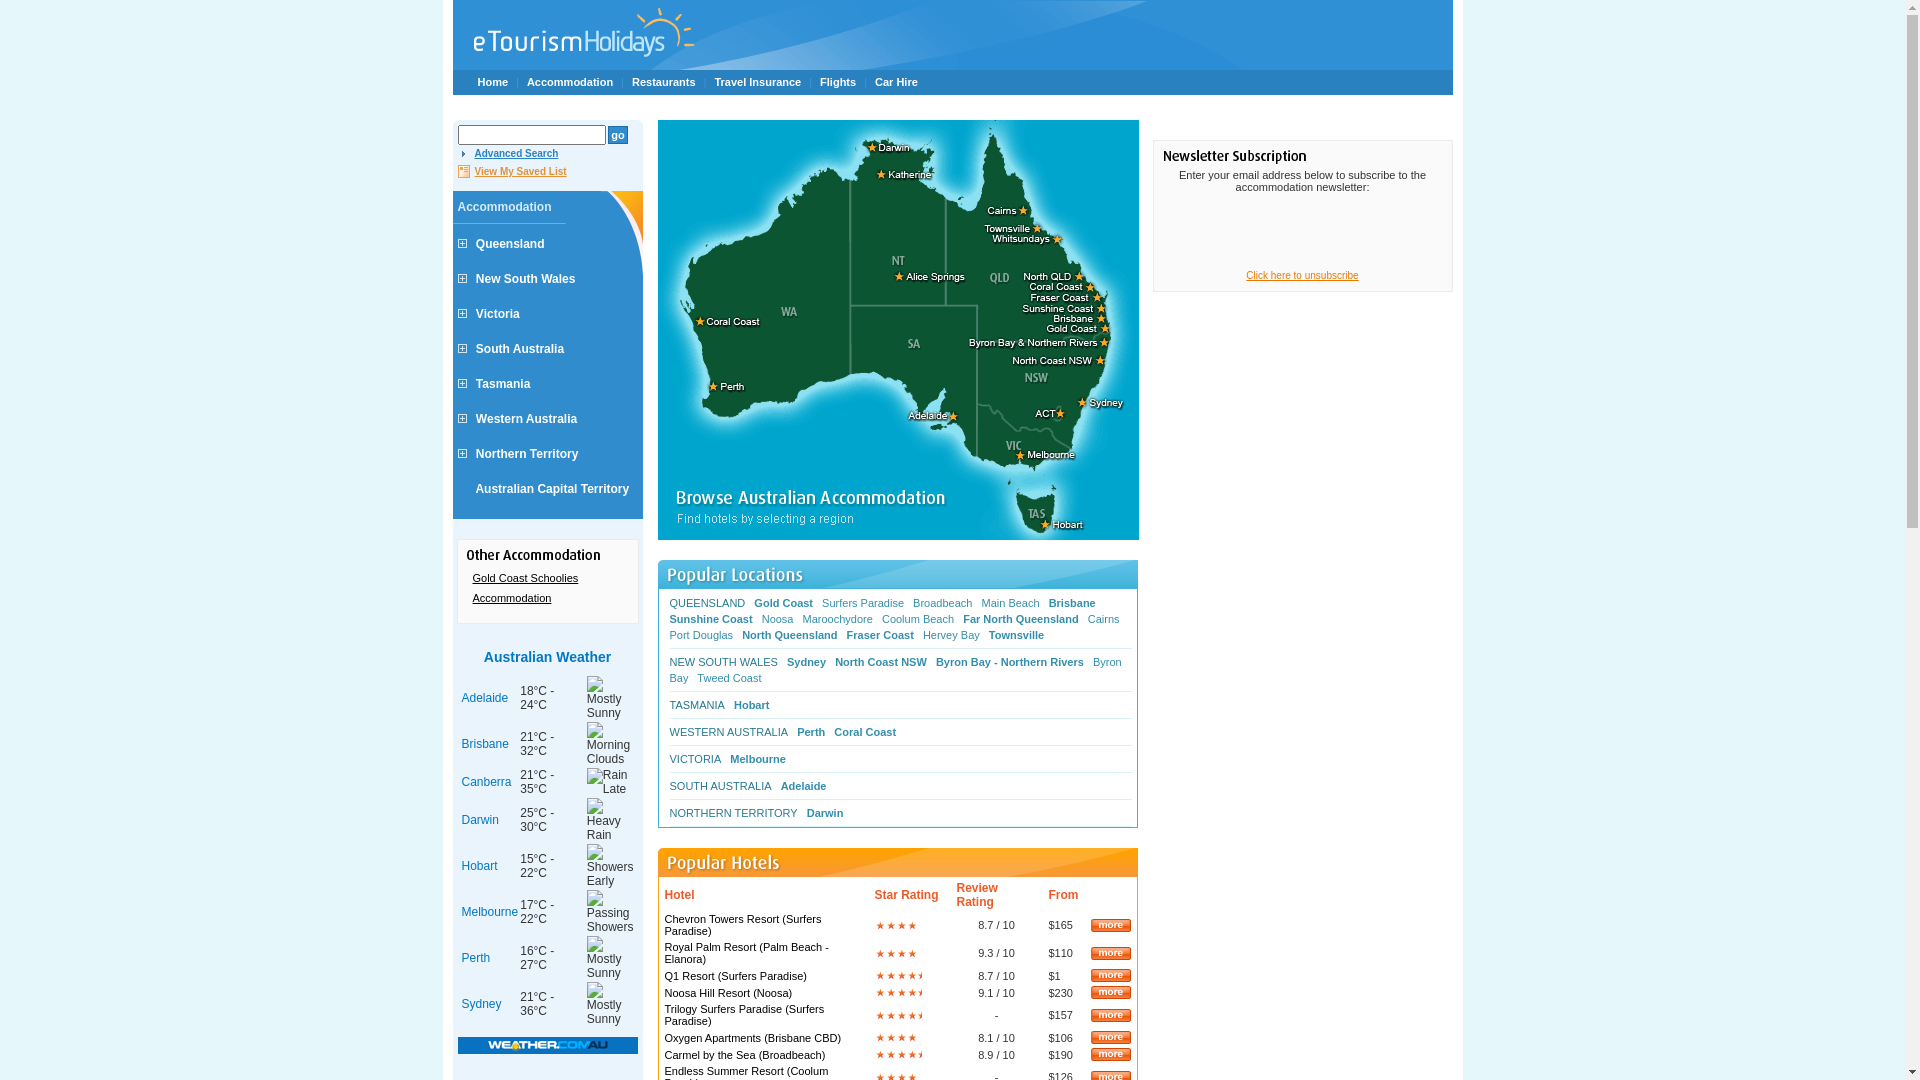 The image size is (1920, 1080). I want to click on 'TASMANIA', so click(700, 704).